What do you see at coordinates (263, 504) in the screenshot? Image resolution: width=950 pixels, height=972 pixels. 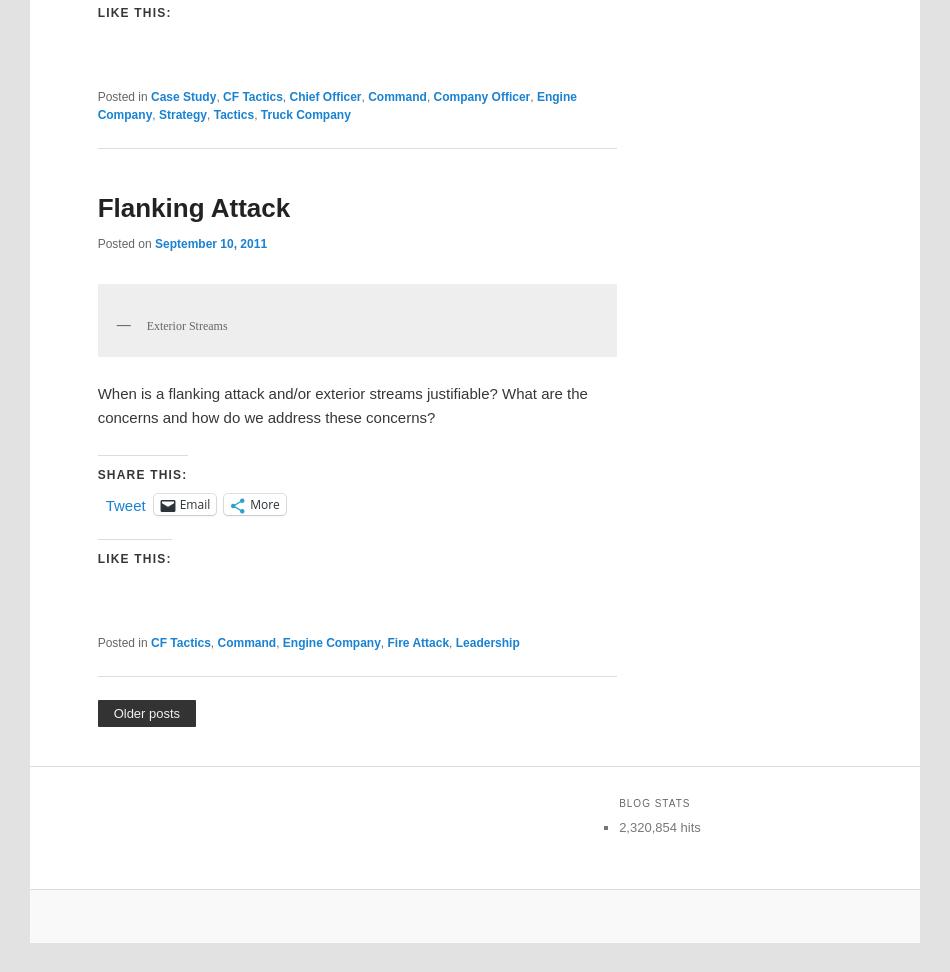 I see `'More'` at bounding box center [263, 504].